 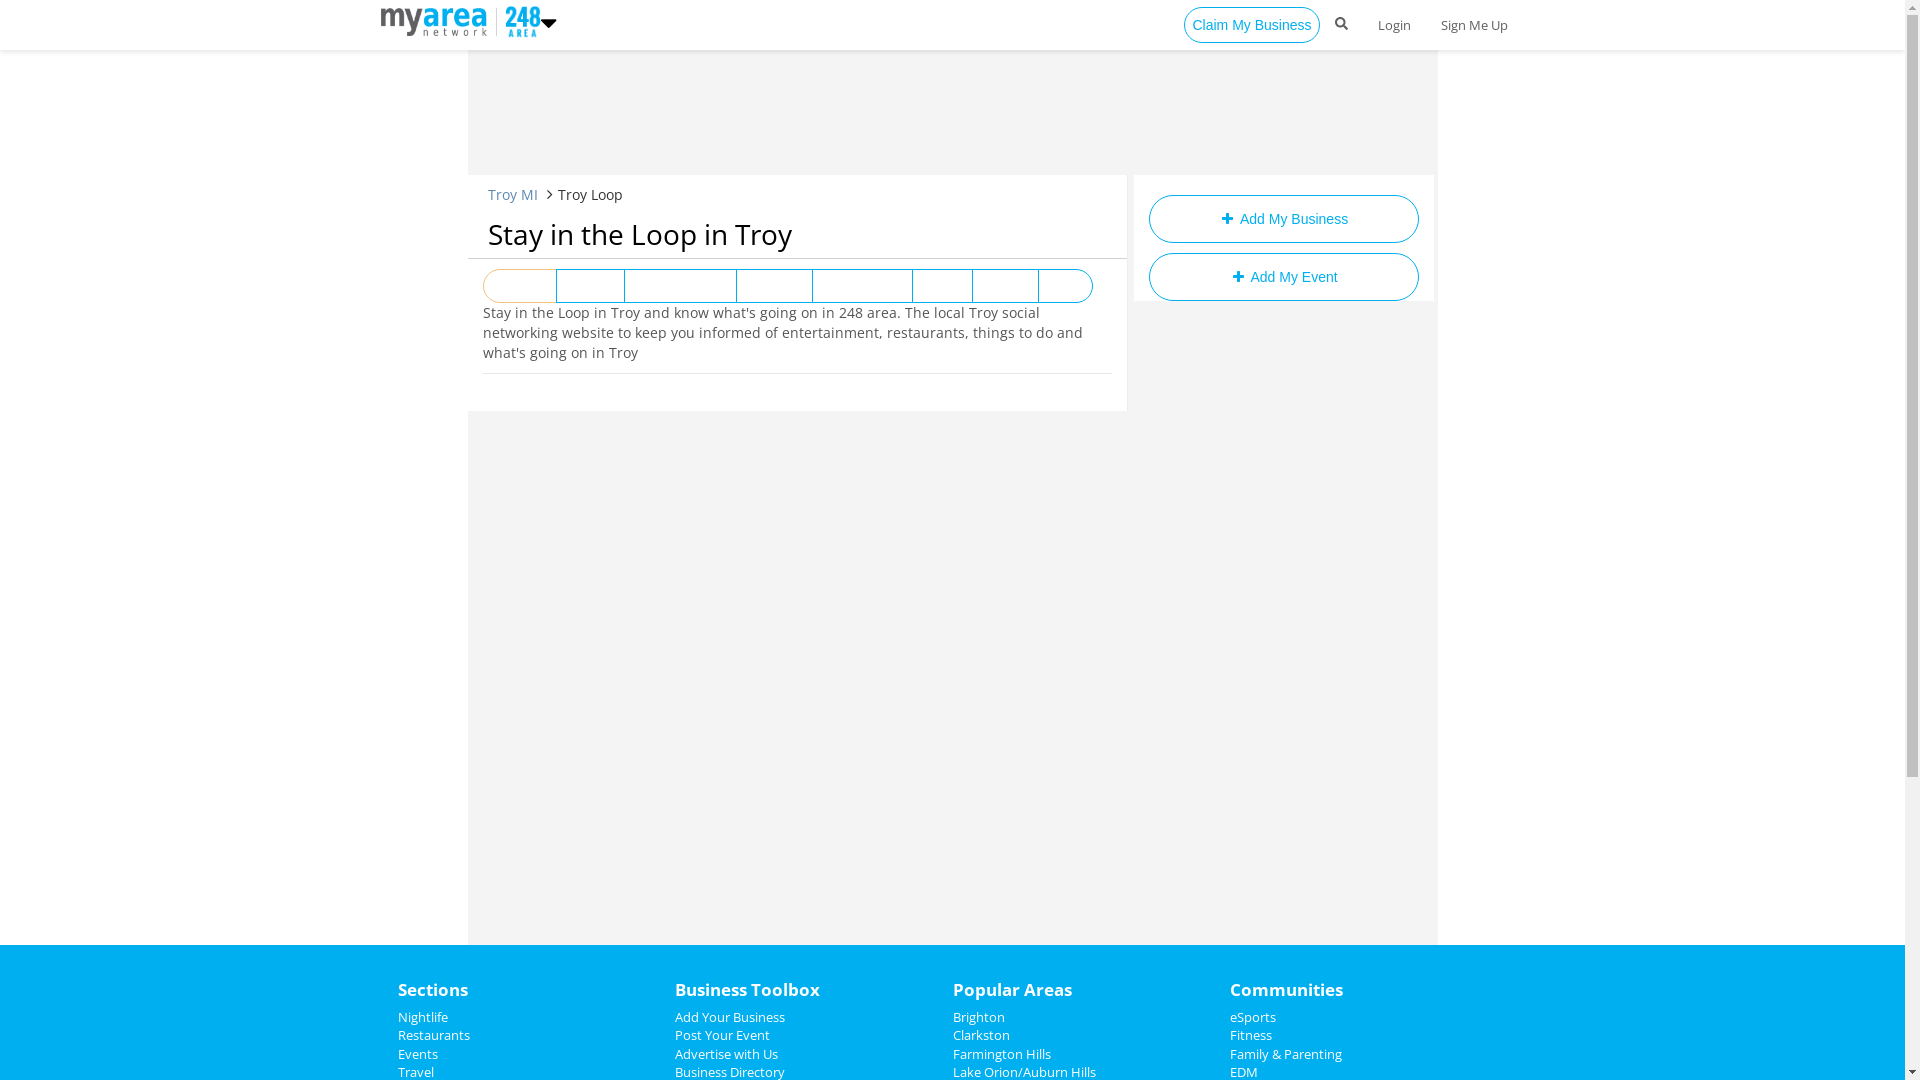 What do you see at coordinates (1282, 219) in the screenshot?
I see `'Add My Business'` at bounding box center [1282, 219].